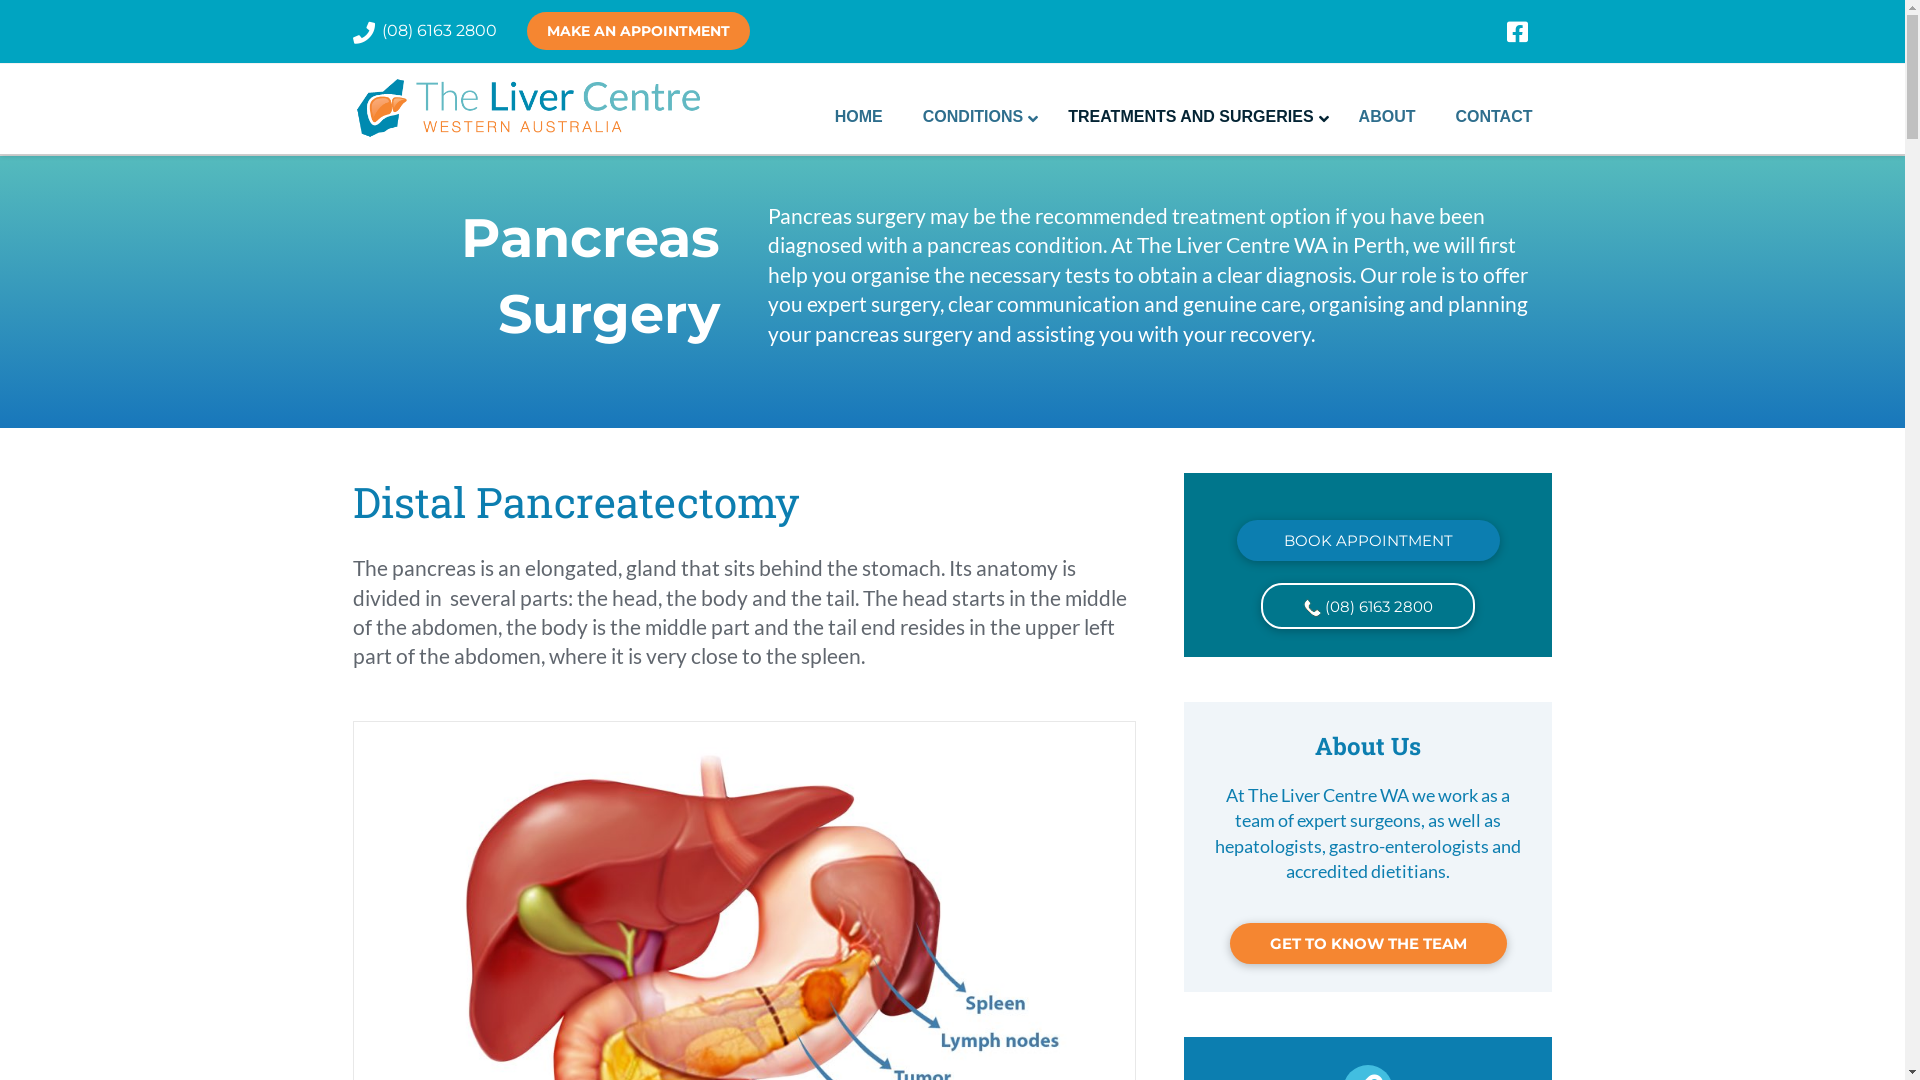 The width and height of the screenshot is (1920, 1080). Describe the element at coordinates (1528, 31) in the screenshot. I see `'Facebook'` at that location.